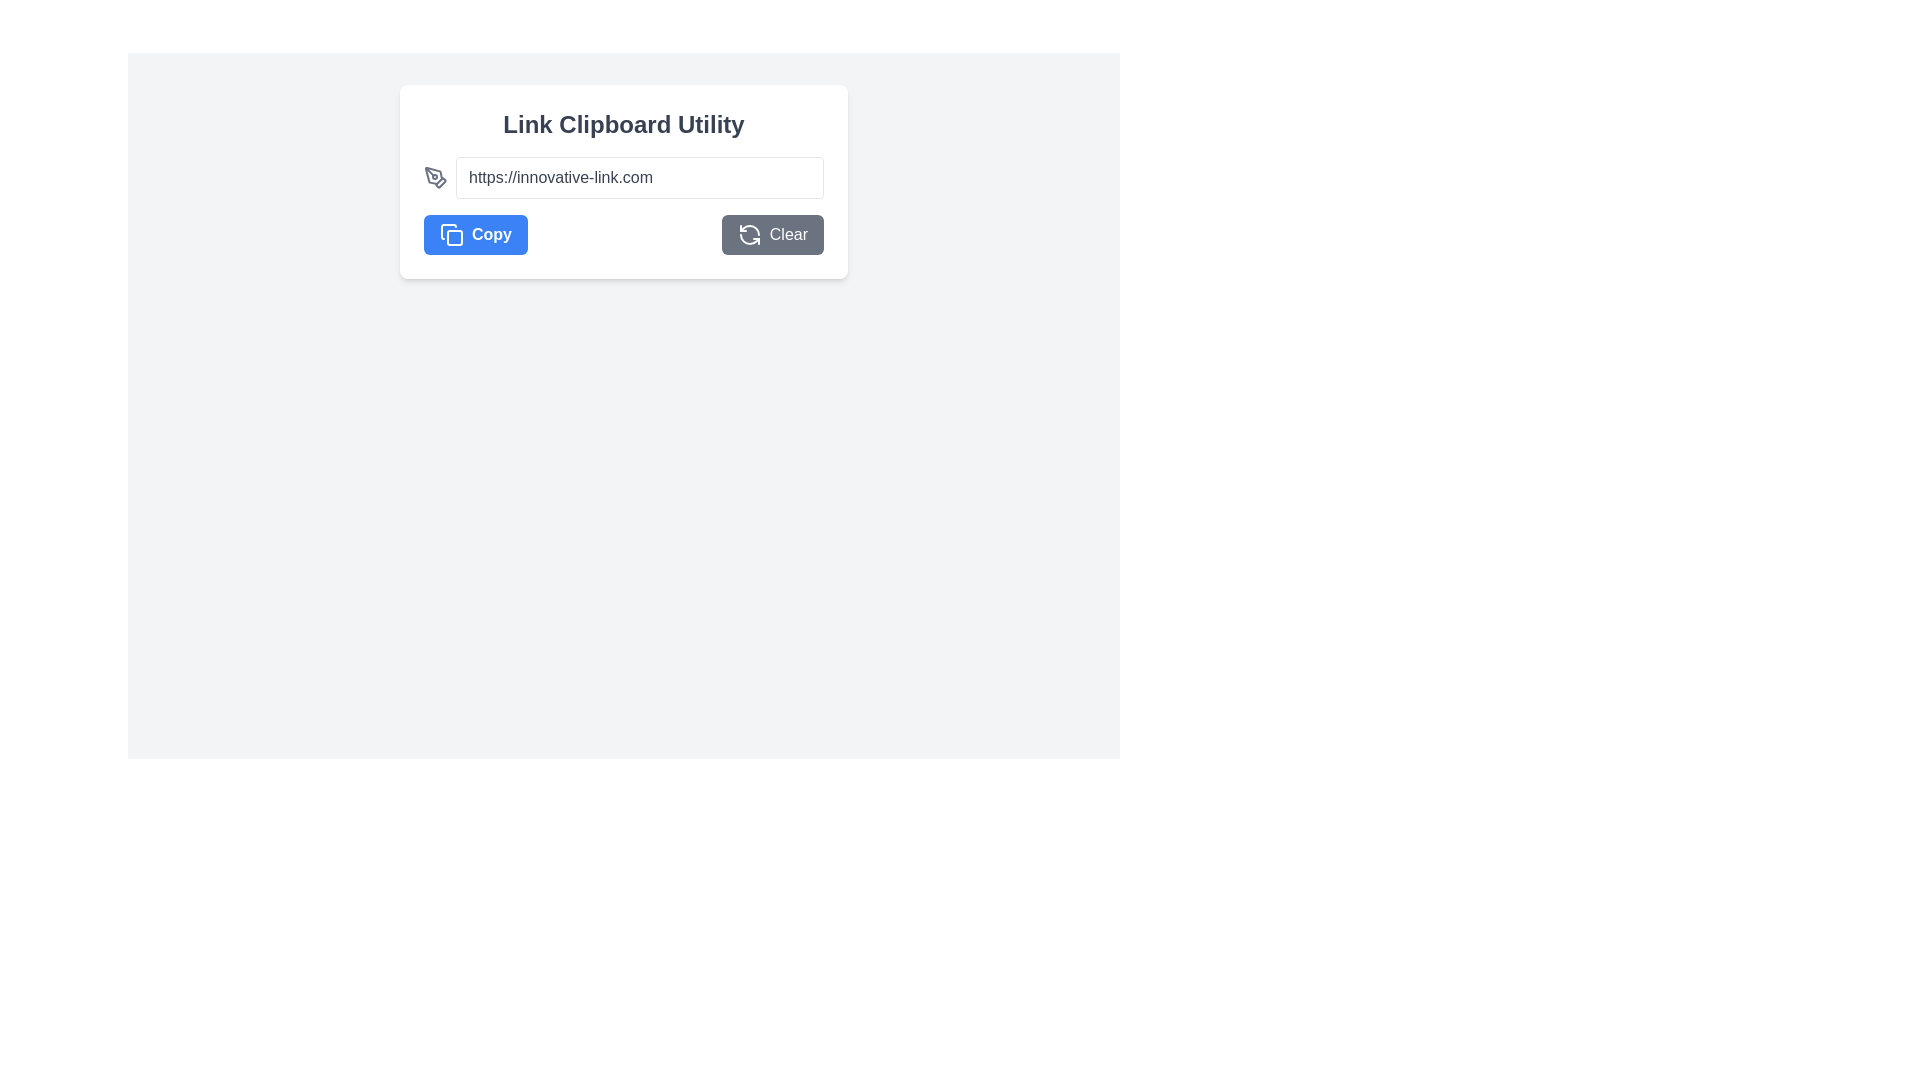 The image size is (1920, 1080). I want to click on the refresh icon located to the left of the 'Clear' text within the 'Clear' button, which indicates the reset action, so click(748, 234).